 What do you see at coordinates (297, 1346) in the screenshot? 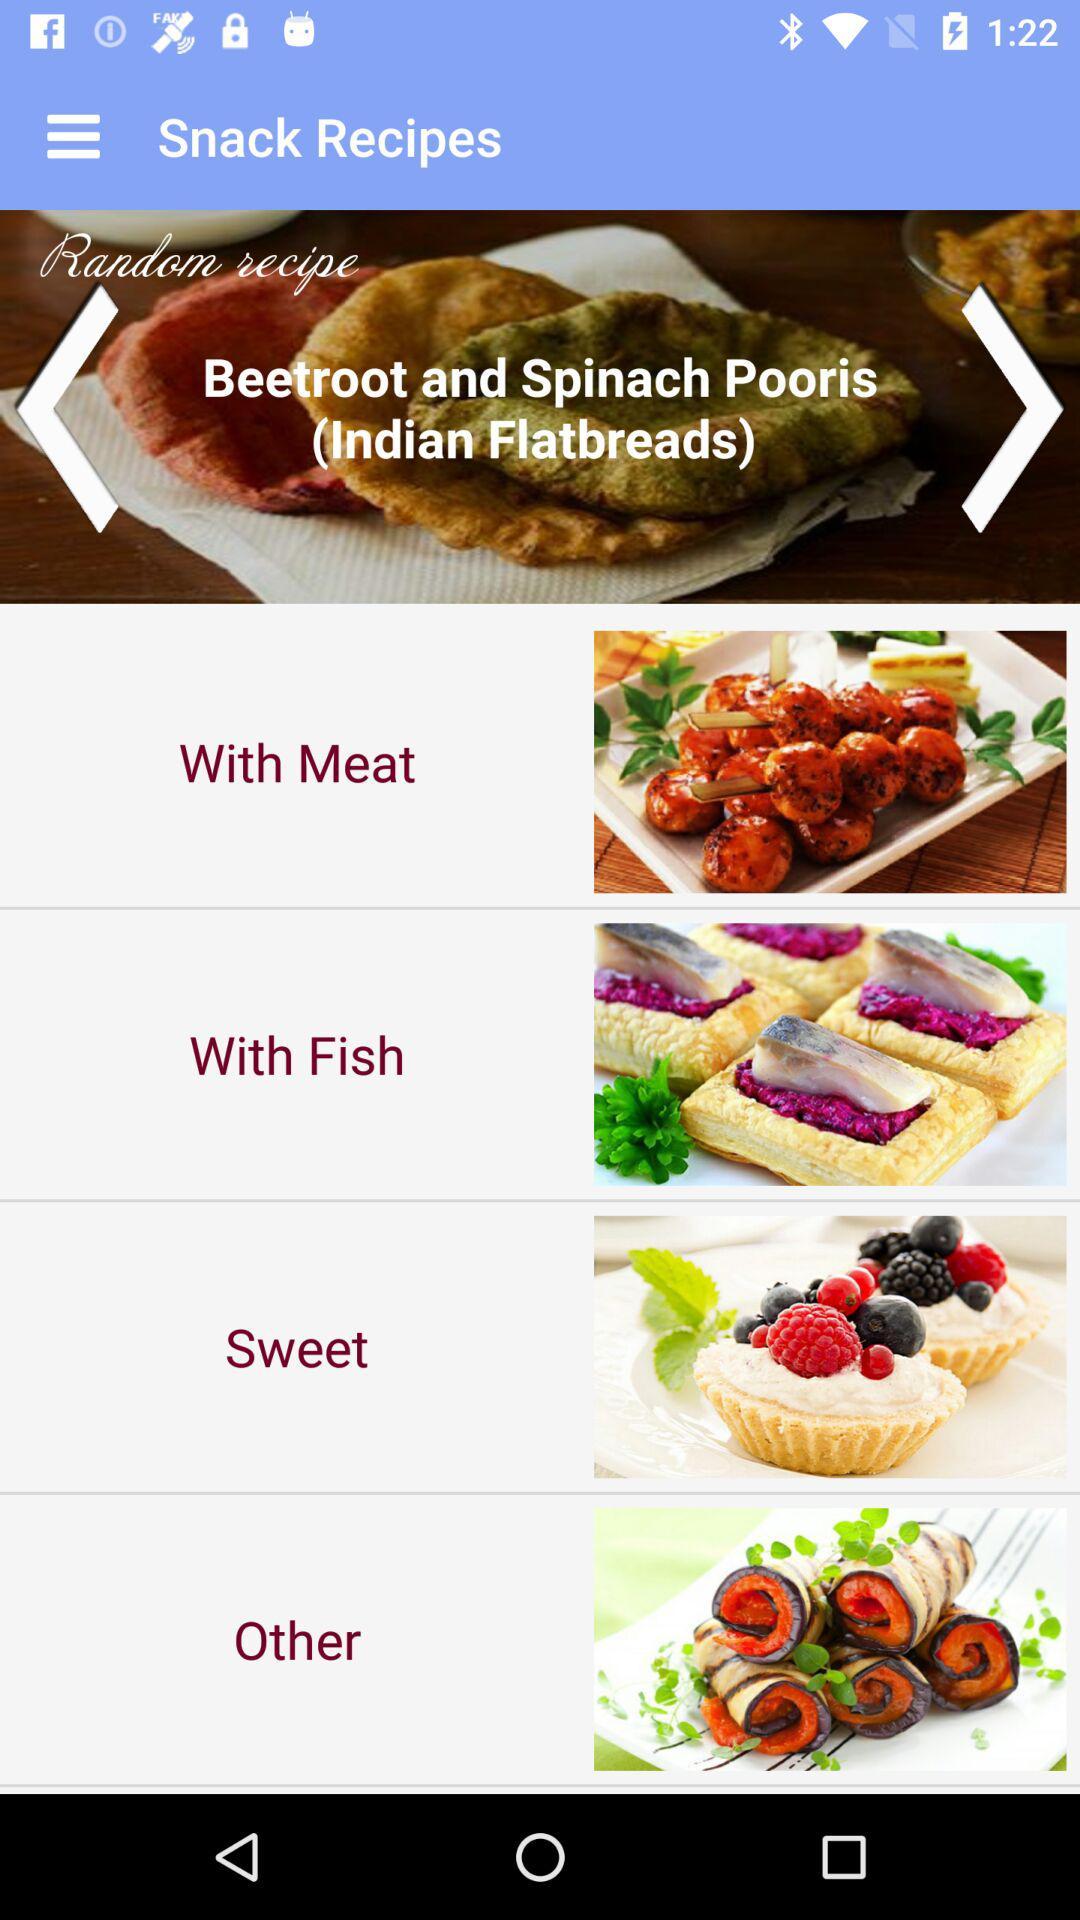
I see `icon below with fish` at bounding box center [297, 1346].